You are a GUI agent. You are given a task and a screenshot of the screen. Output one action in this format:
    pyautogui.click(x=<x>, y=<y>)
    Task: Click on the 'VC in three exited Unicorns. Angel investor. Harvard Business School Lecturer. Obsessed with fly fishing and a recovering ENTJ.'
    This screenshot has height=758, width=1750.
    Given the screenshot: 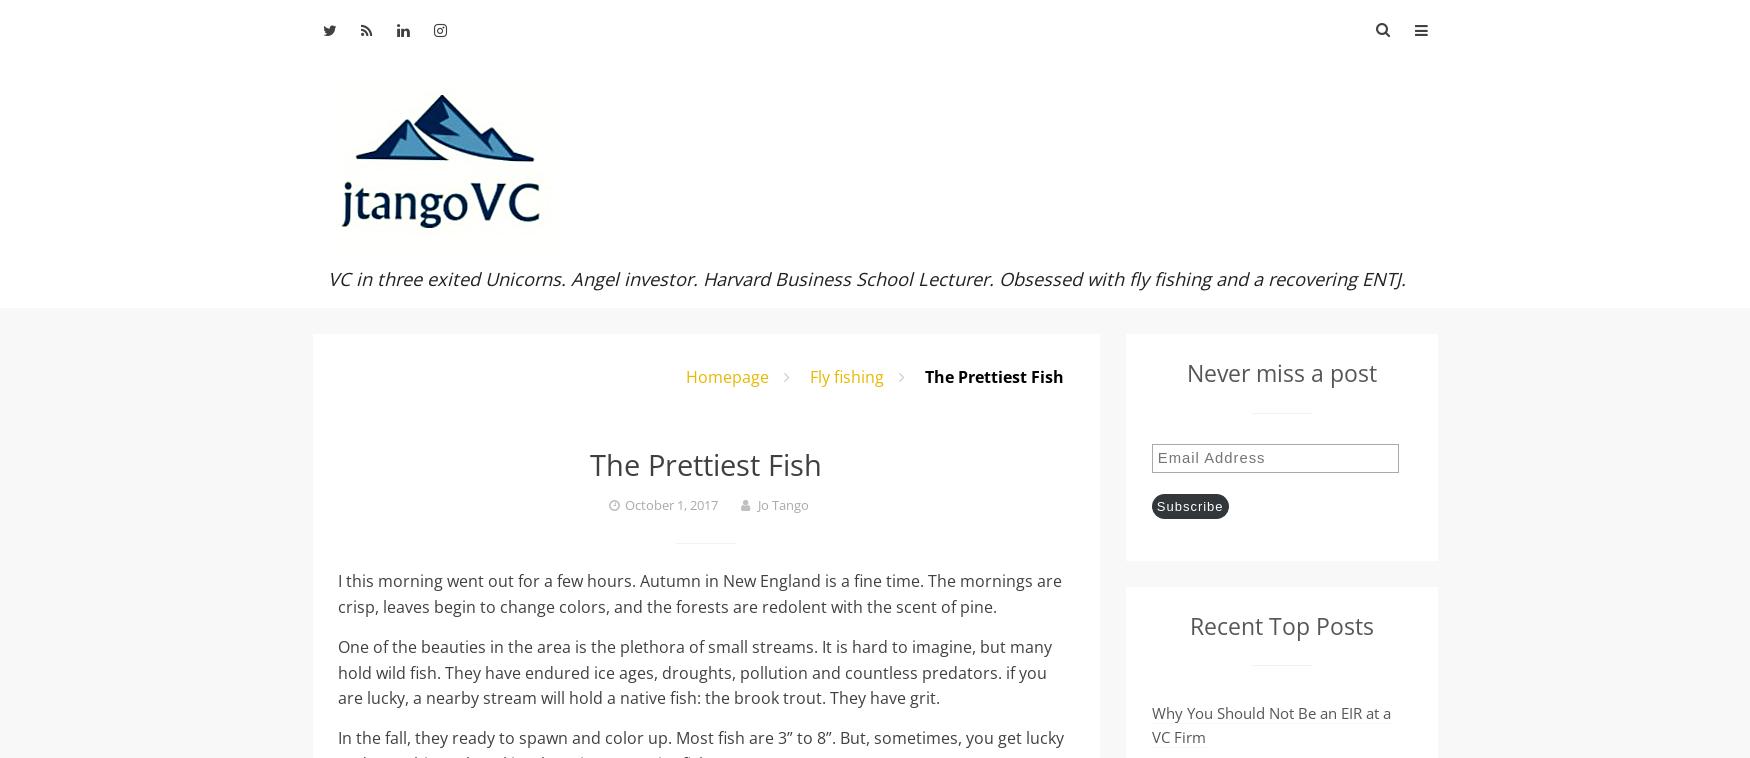 What is the action you would take?
    pyautogui.click(x=866, y=277)
    